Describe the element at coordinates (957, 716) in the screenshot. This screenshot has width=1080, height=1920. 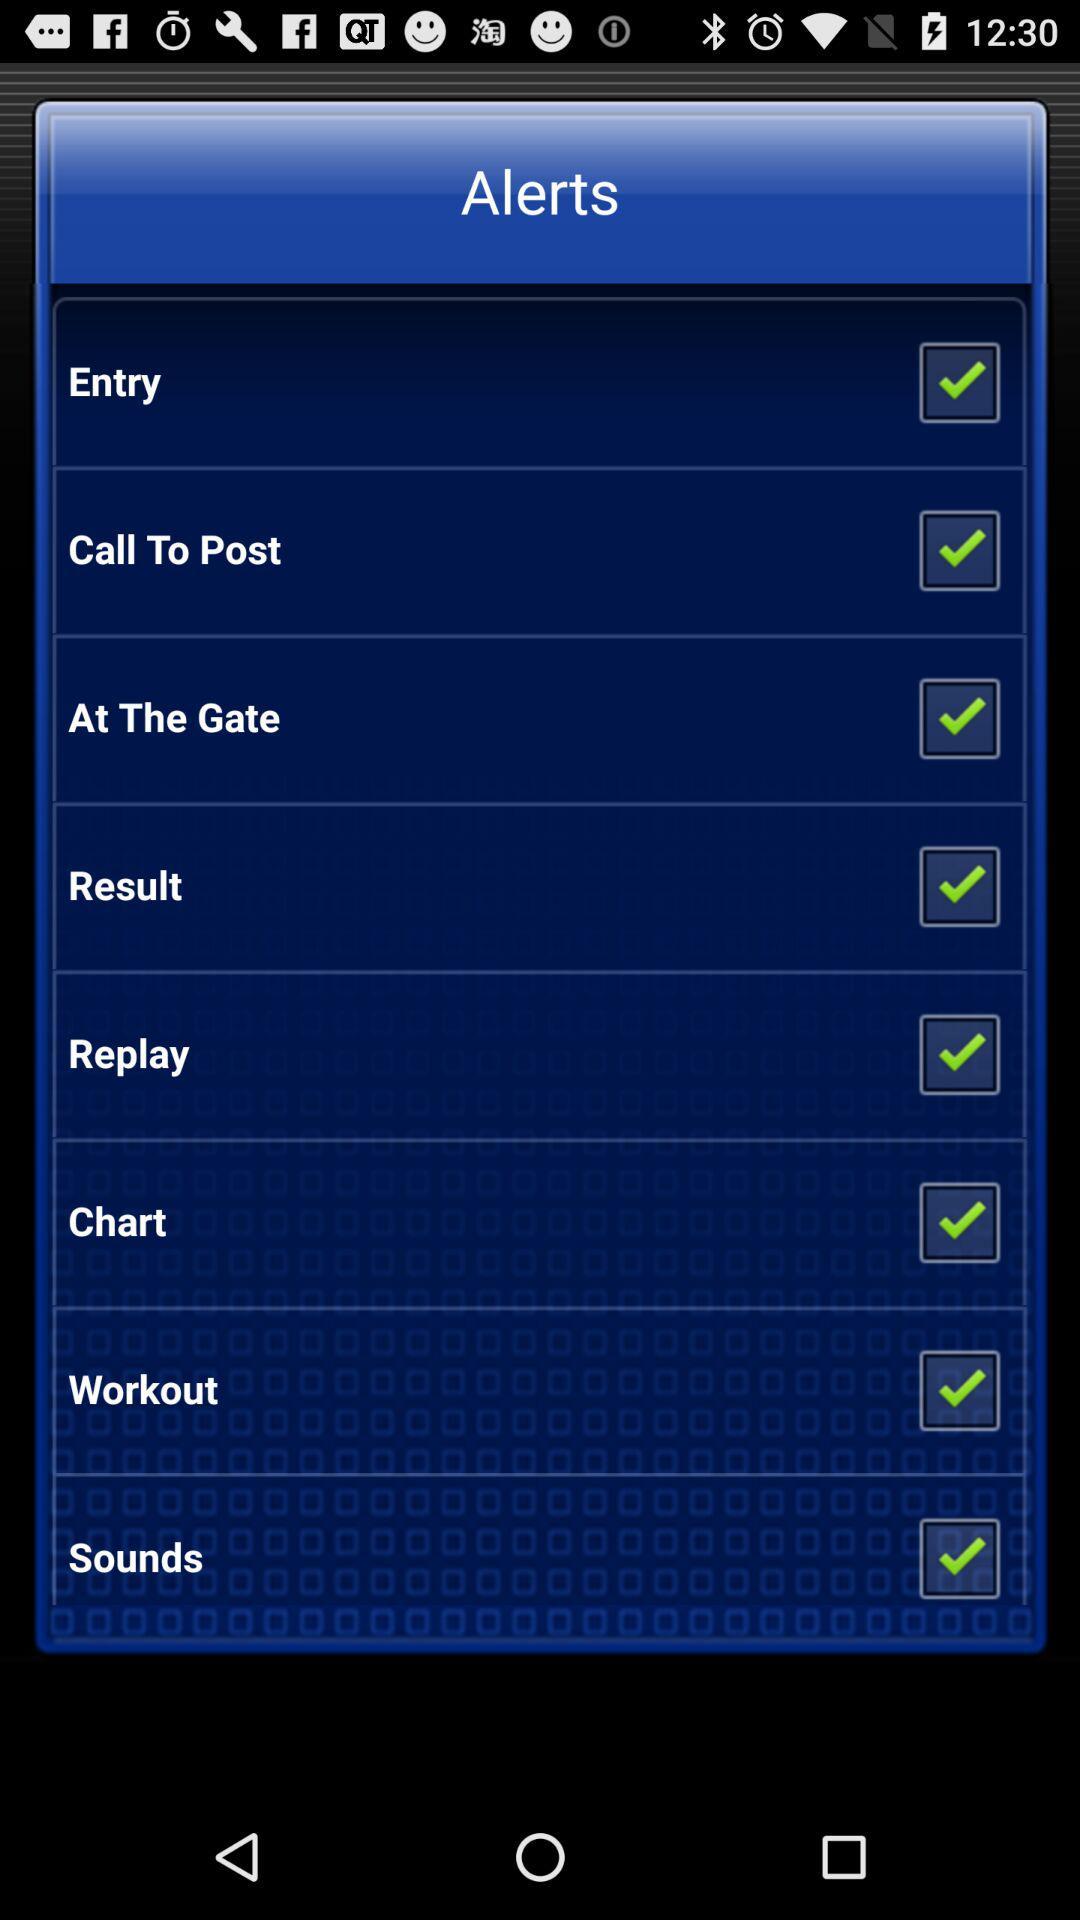
I see `option` at that location.